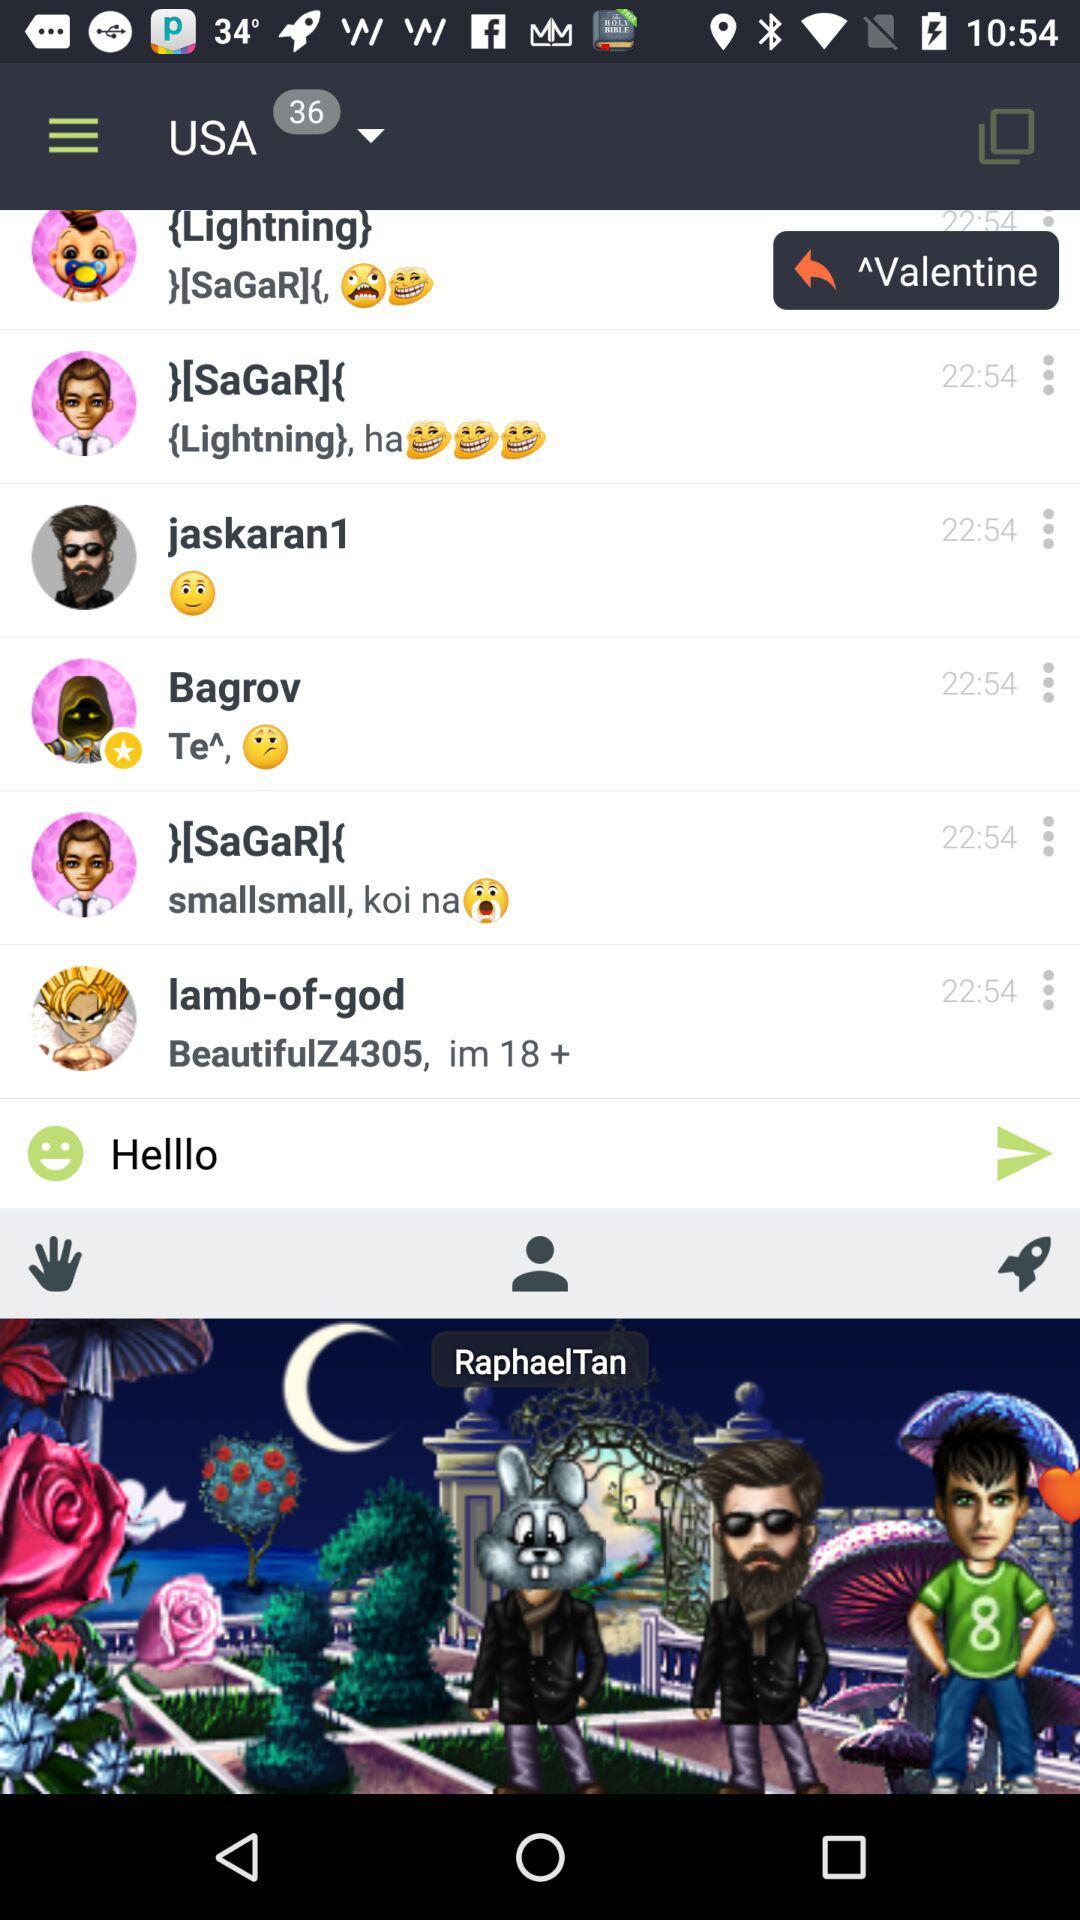 The height and width of the screenshot is (1920, 1080). Describe the element at coordinates (1024, 1262) in the screenshot. I see `autoplay option` at that location.